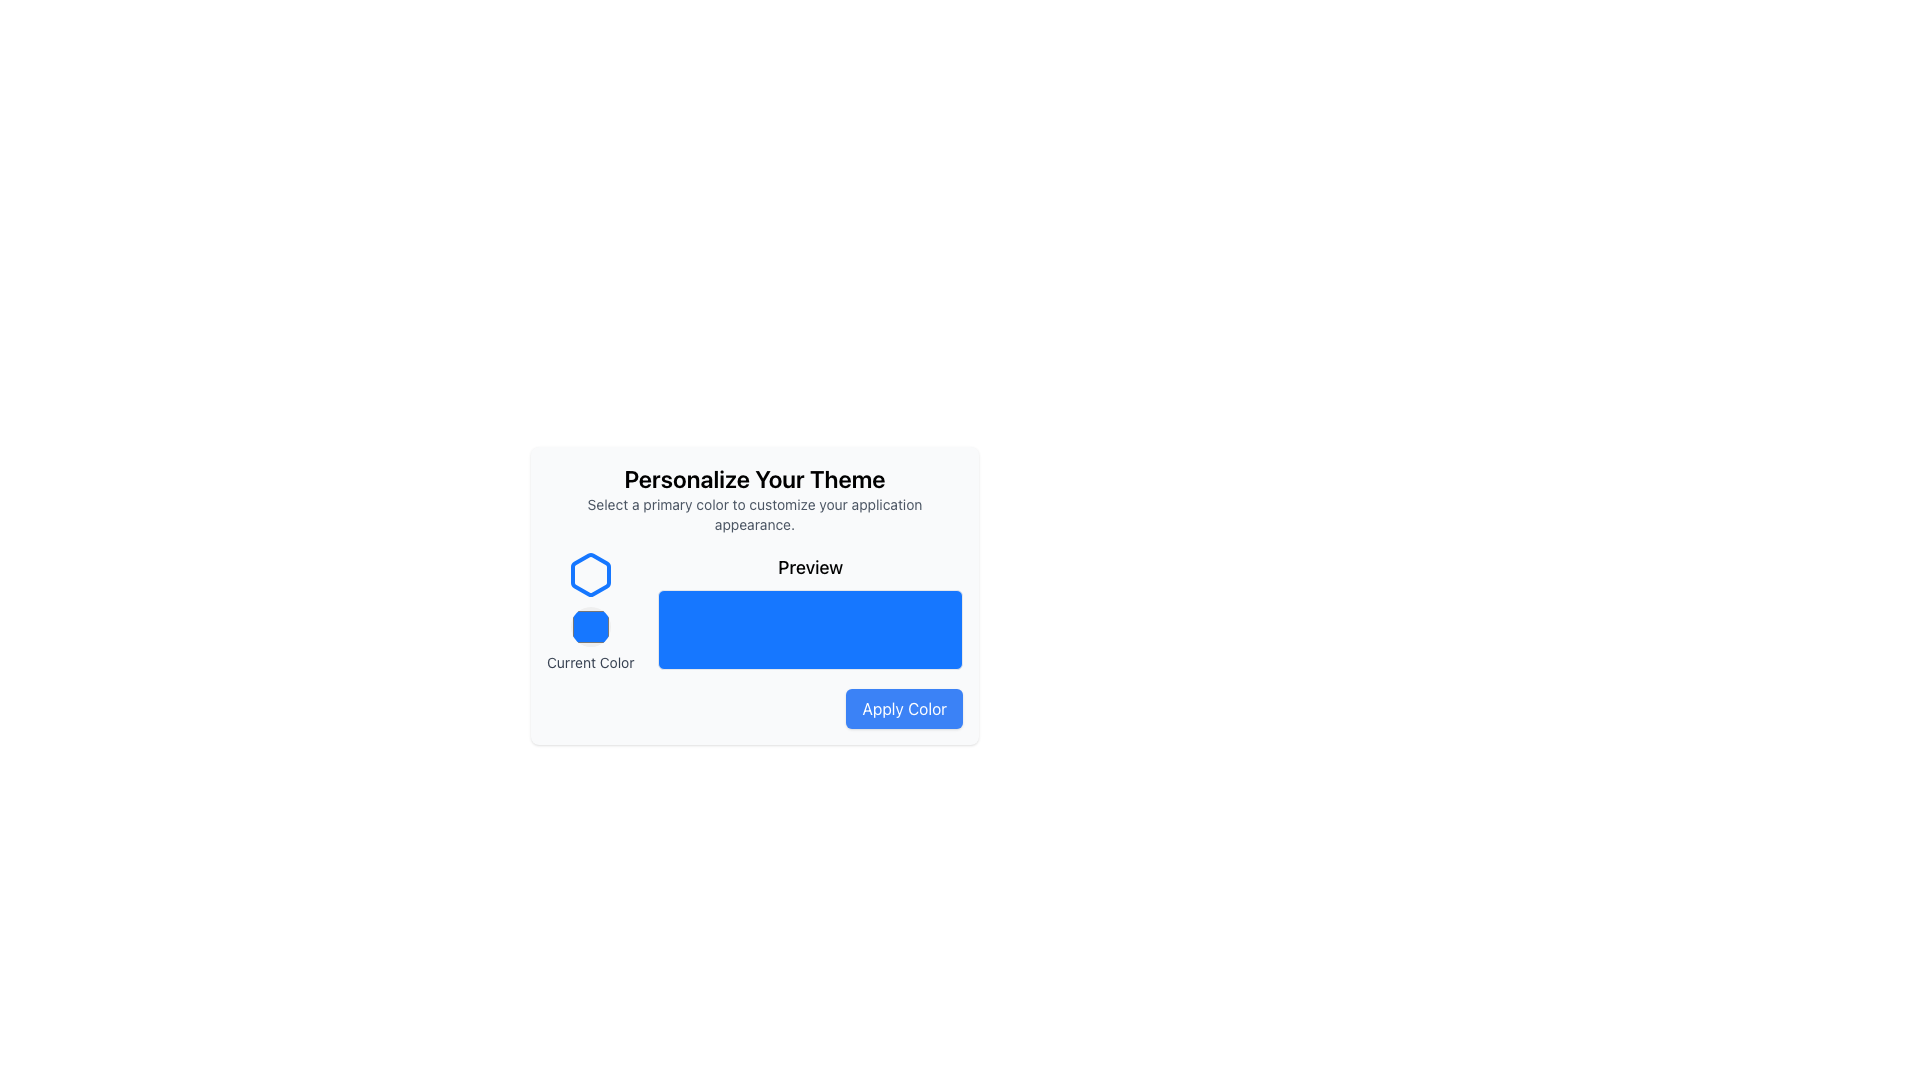 The width and height of the screenshot is (1920, 1080). What do you see at coordinates (753, 478) in the screenshot?
I see `text label that says 'Personalize Your Theme', which is a bold, black text string located at the top center of the color theme customization panel` at bounding box center [753, 478].